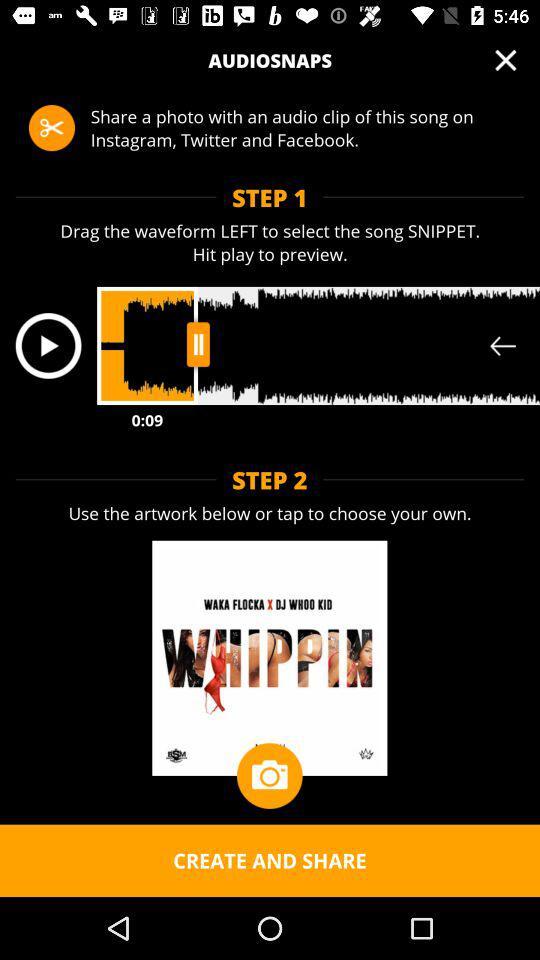  Describe the element at coordinates (269, 775) in the screenshot. I see `item above create and share` at that location.